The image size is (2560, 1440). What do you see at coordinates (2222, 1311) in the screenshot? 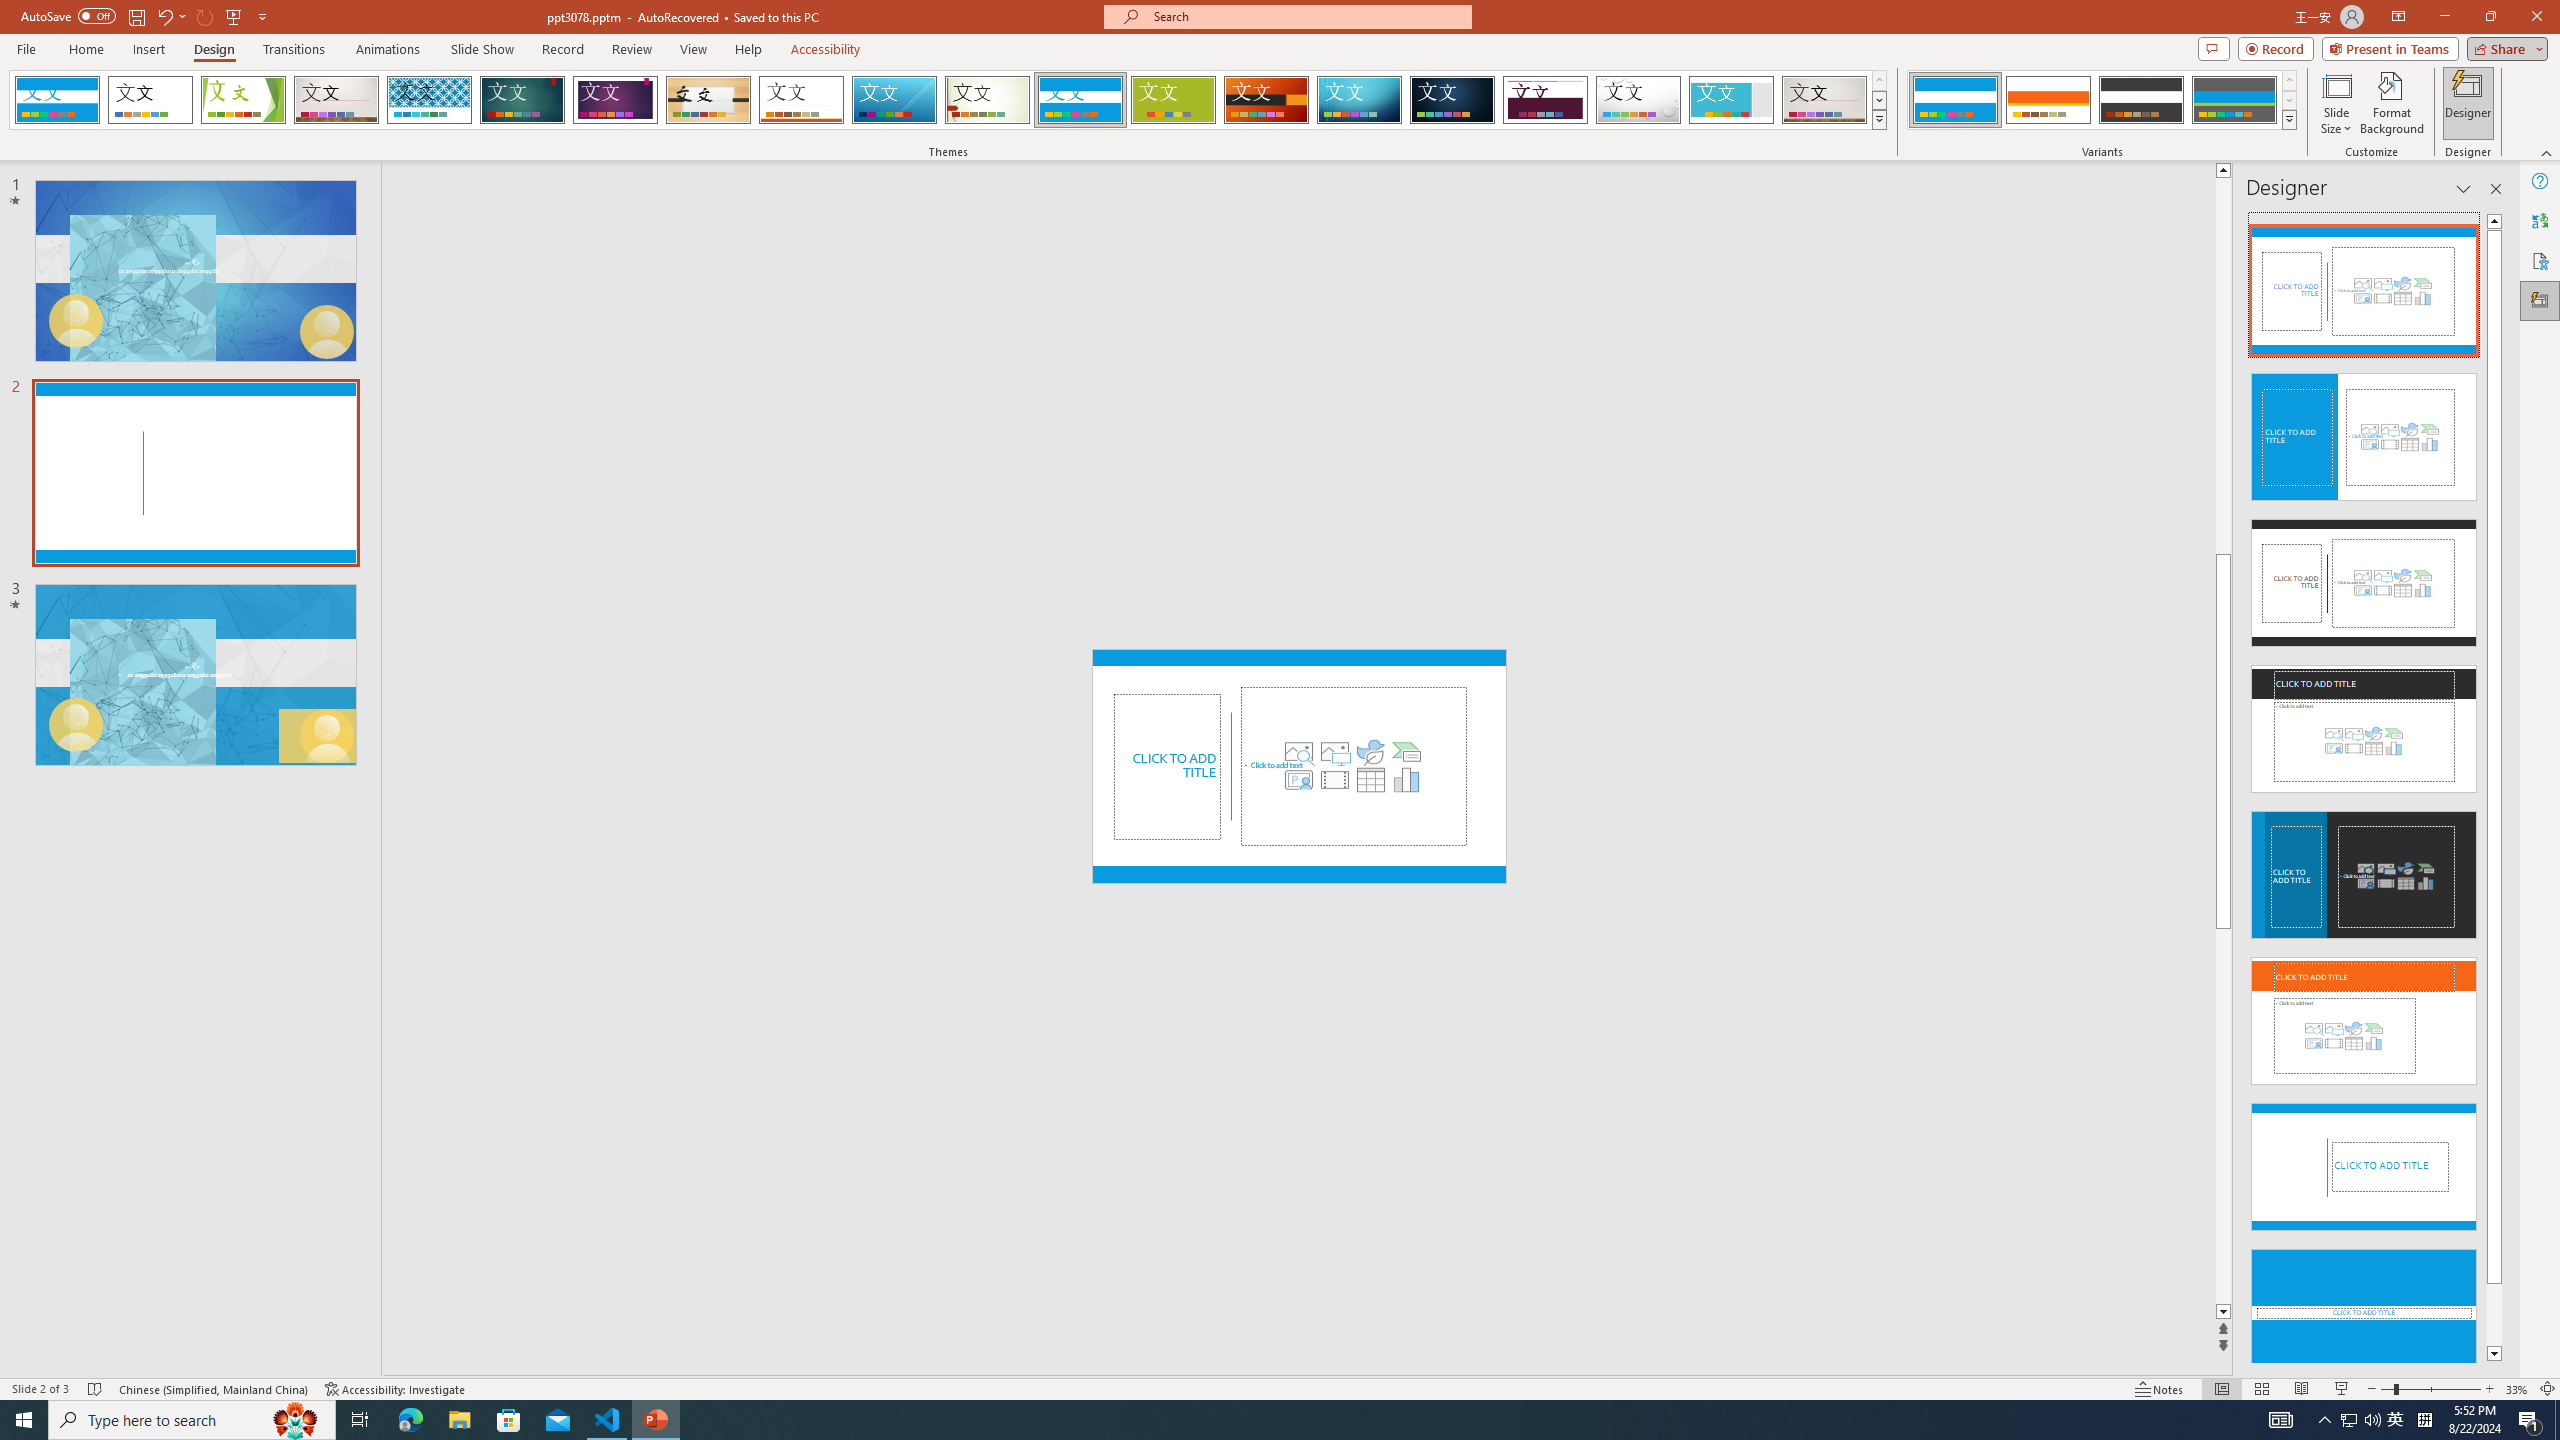
I see `'Line down'` at bounding box center [2222, 1311].